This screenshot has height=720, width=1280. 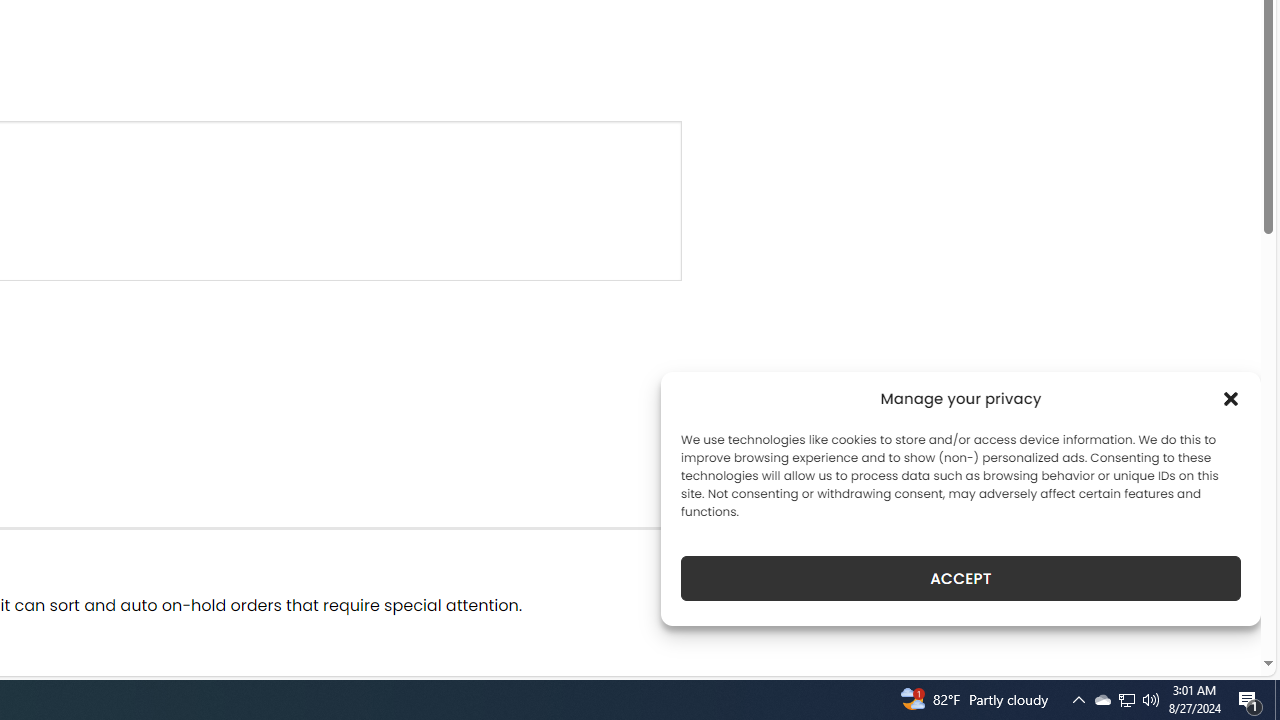 What do you see at coordinates (1230, 398) in the screenshot?
I see `'Class: cmplz-close'` at bounding box center [1230, 398].